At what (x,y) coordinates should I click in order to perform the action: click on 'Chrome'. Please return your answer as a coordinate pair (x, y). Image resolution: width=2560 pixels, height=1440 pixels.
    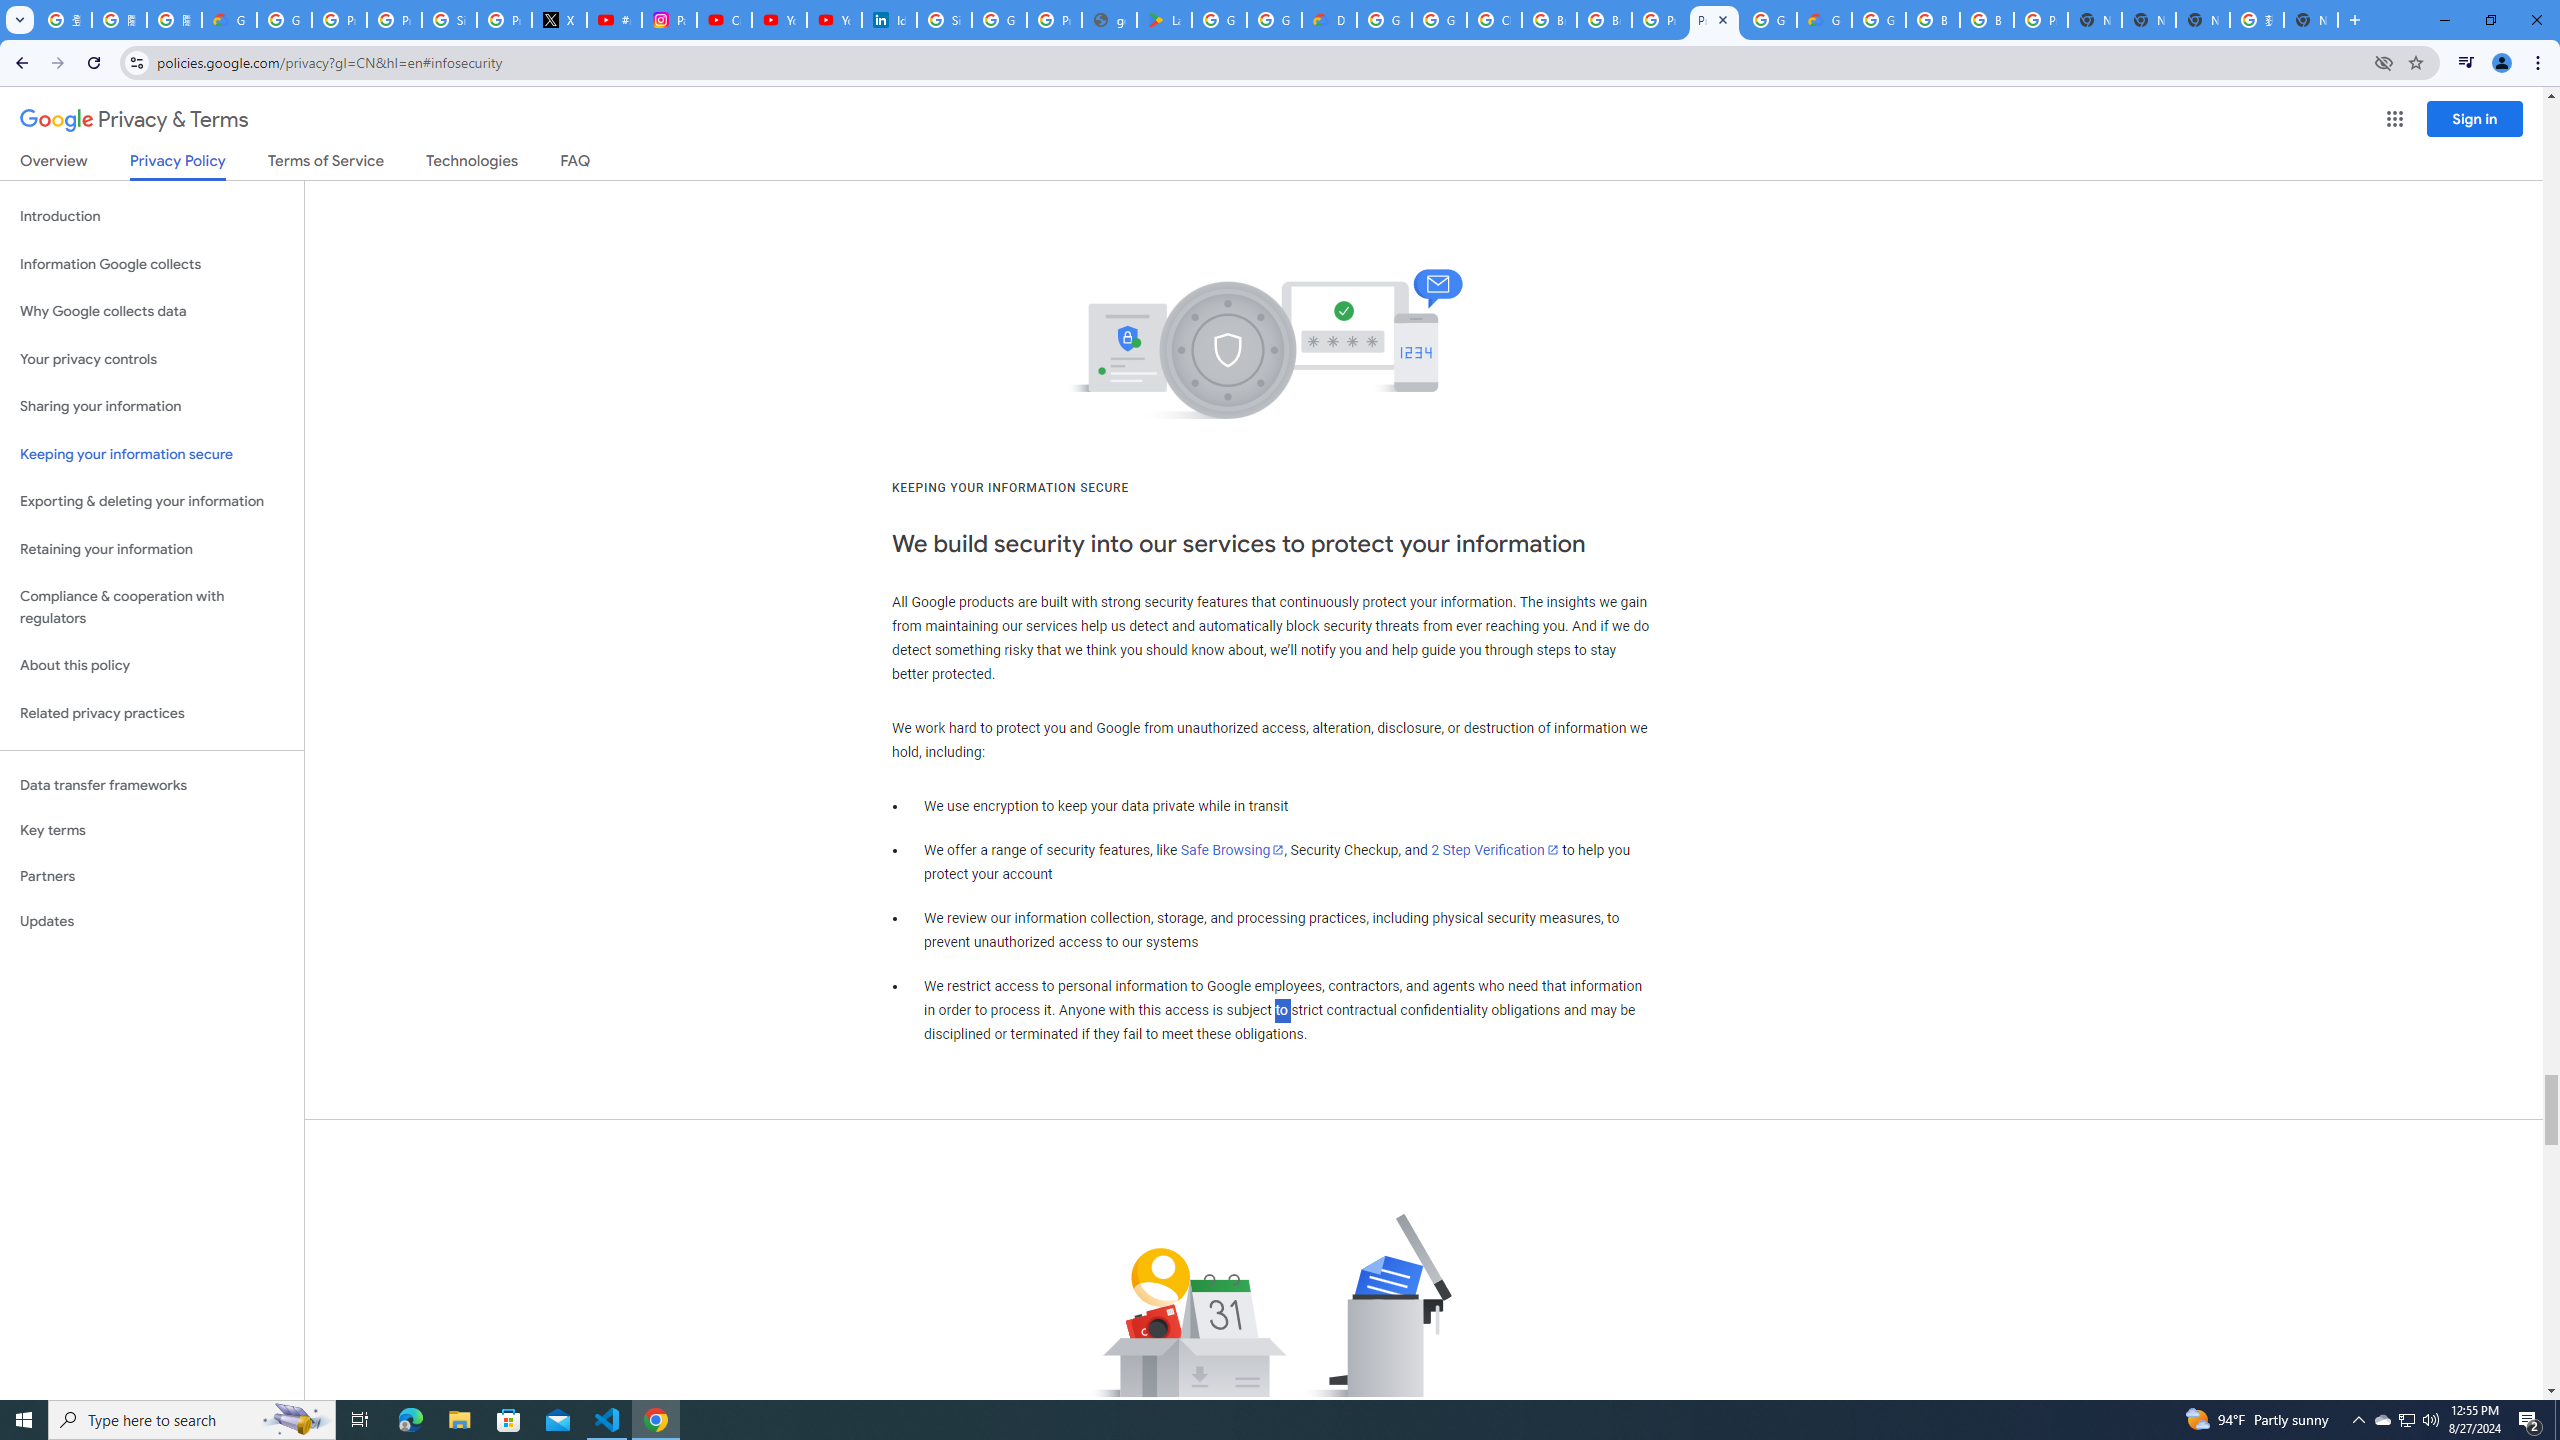
    Looking at the image, I should click on (2539, 62).